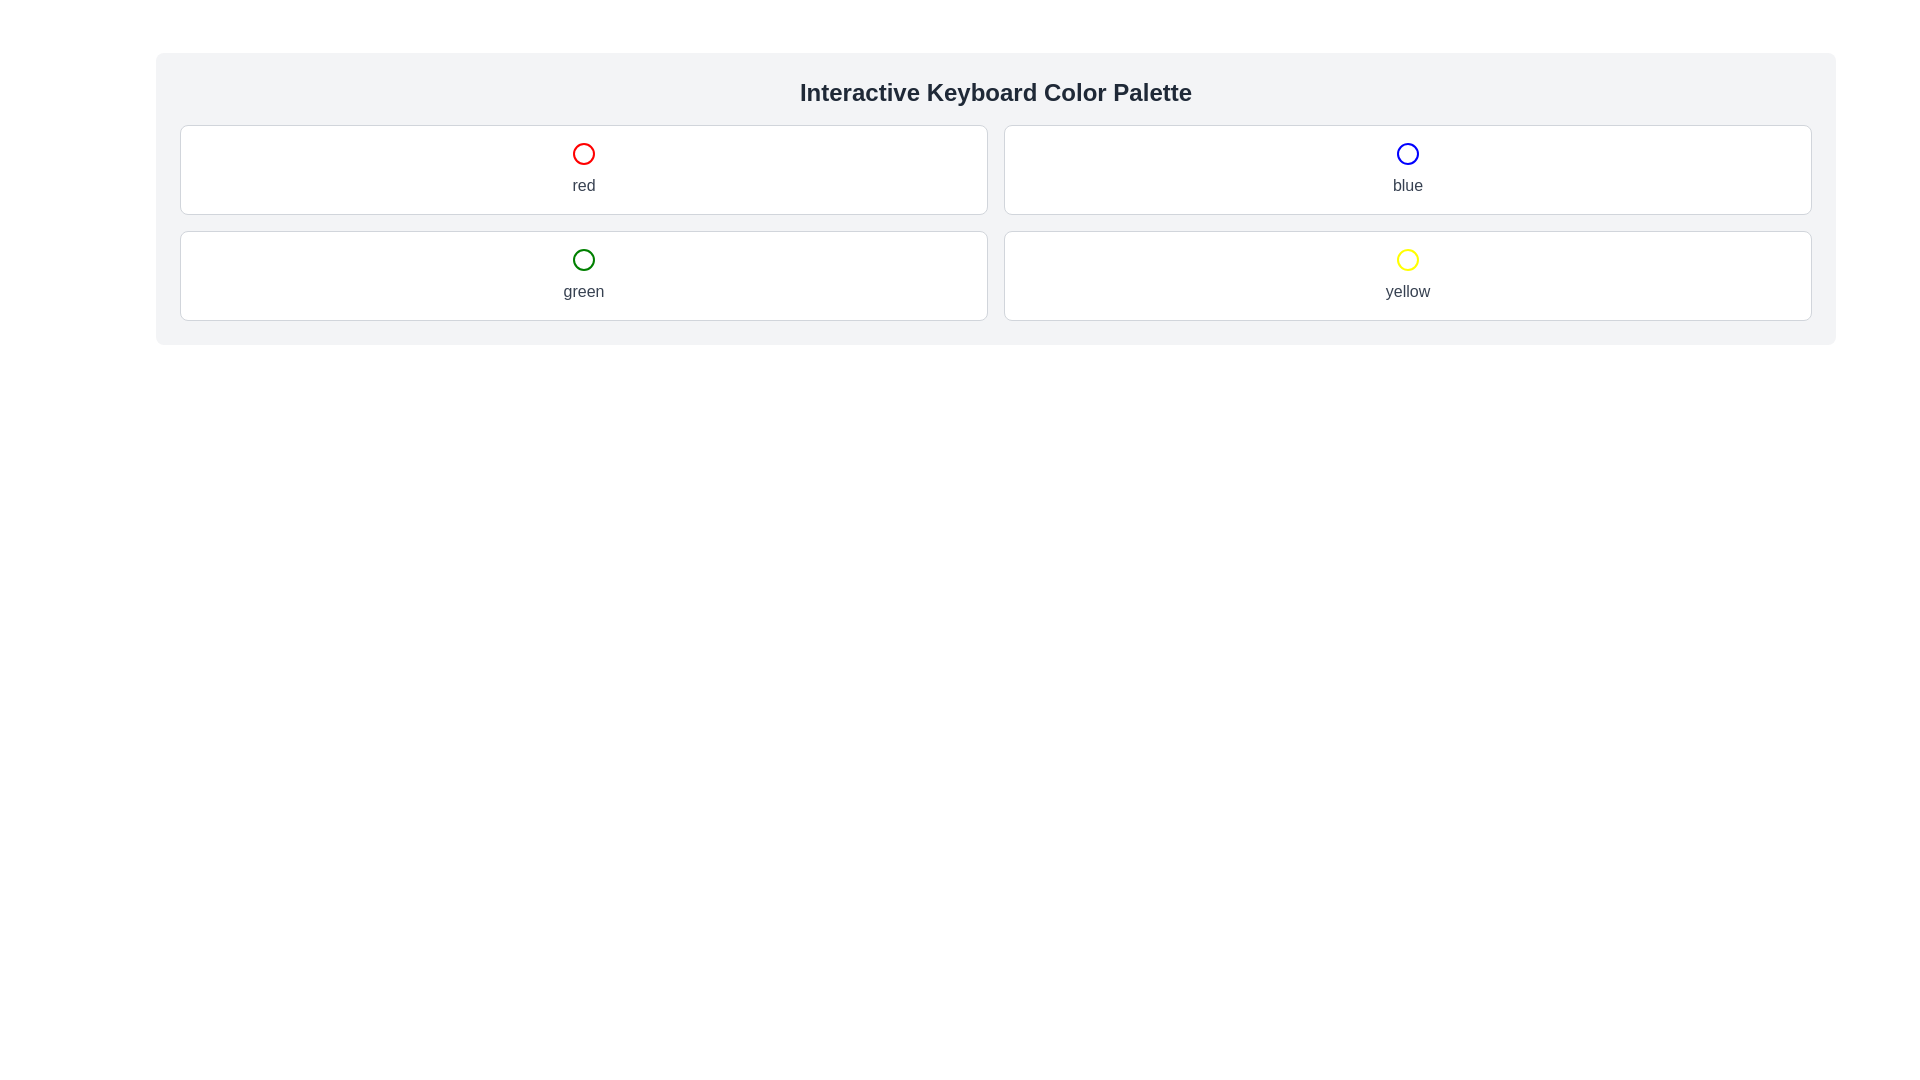  Describe the element at coordinates (1406, 153) in the screenshot. I see `the blue circle SVG icon located in the top-right cell of a 2x2 grid layout, which is aligned above the corresponding text label` at that location.